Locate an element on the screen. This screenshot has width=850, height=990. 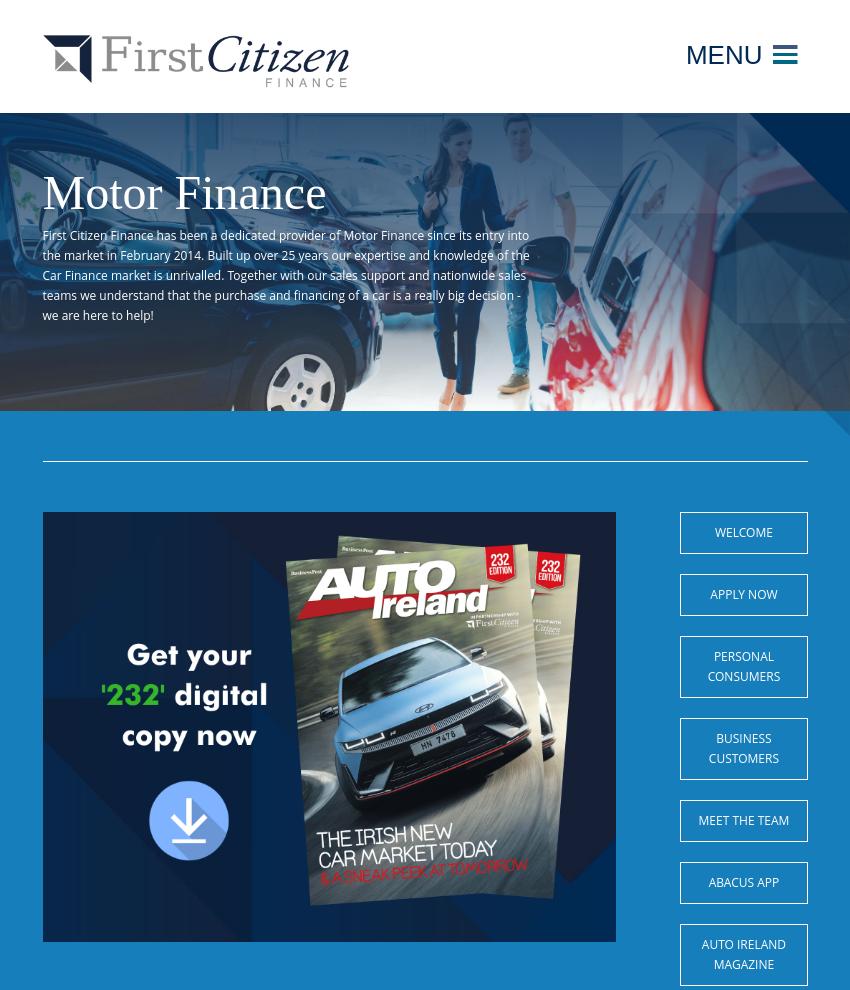
'Meet the Team' is located at coordinates (697, 819).